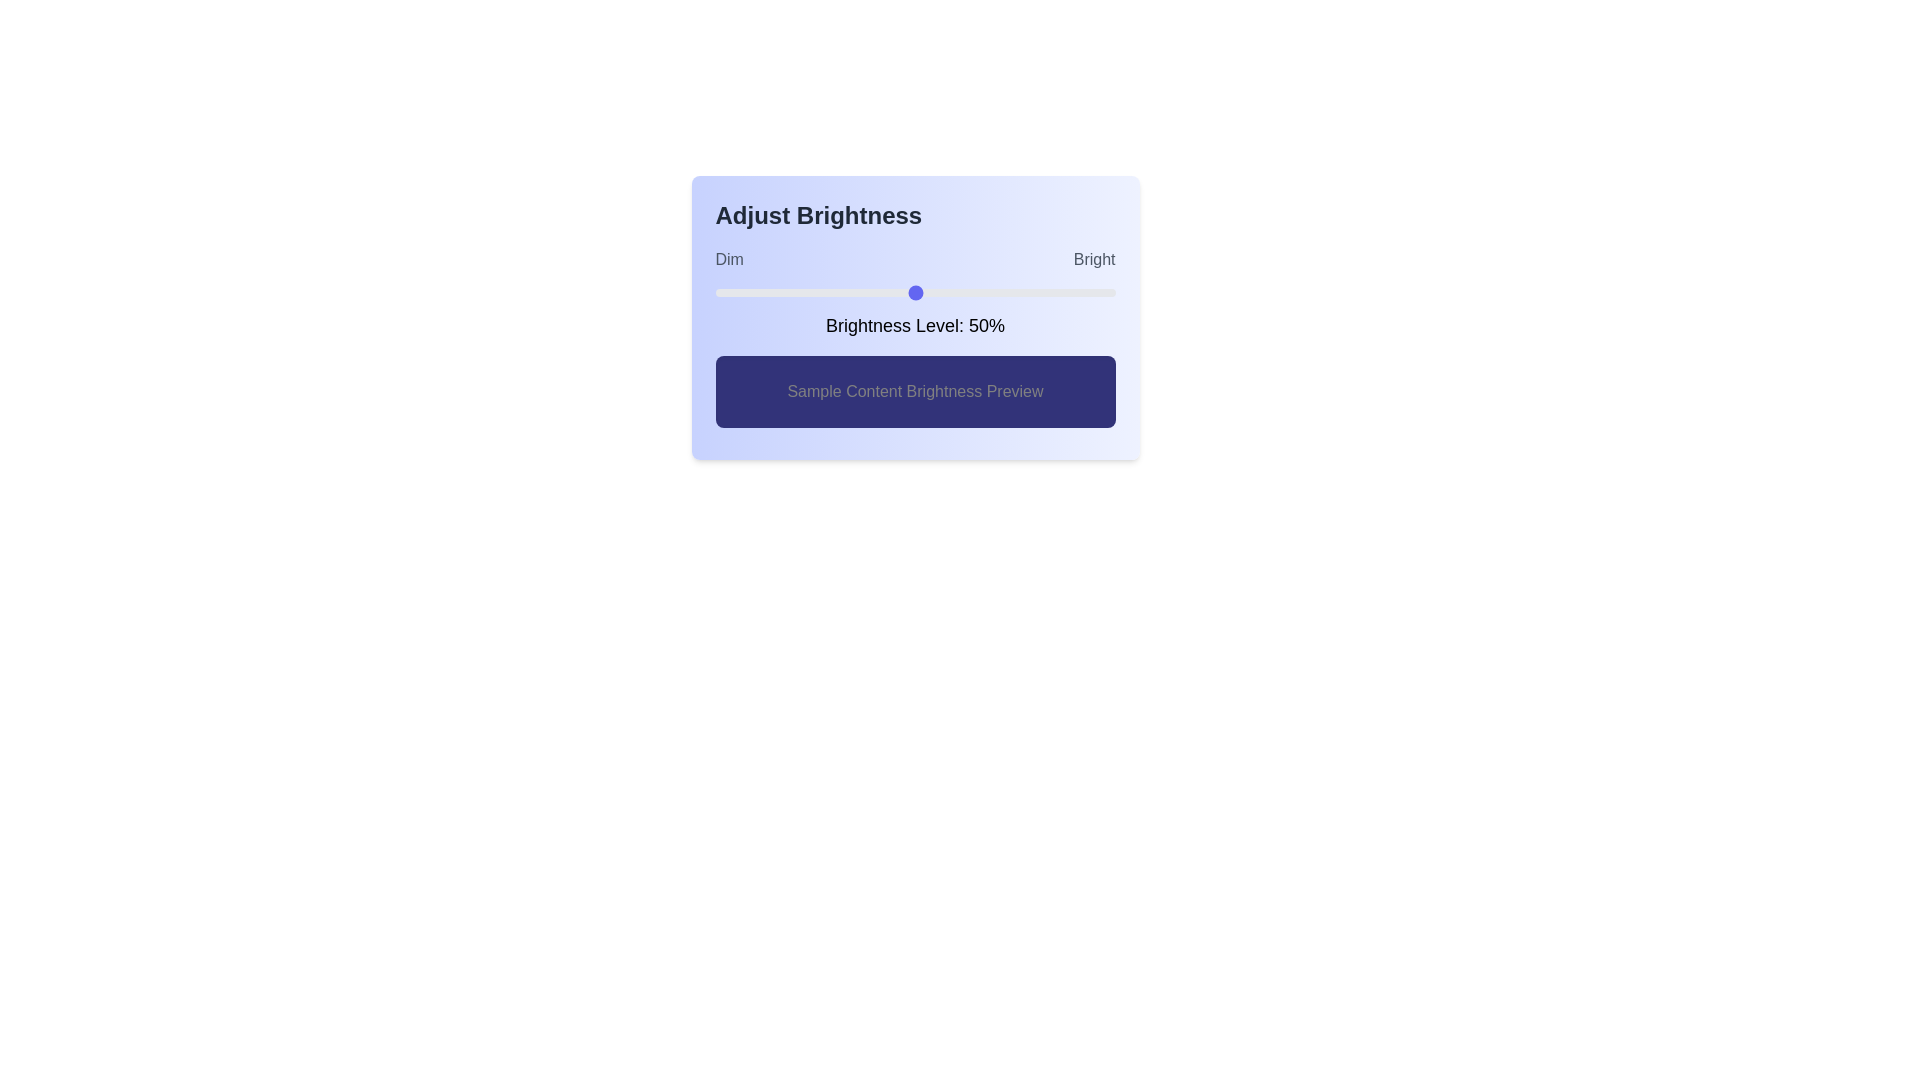 This screenshot has height=1080, width=1920. I want to click on the brightness level to 64% by dragging the slider, so click(971, 293).